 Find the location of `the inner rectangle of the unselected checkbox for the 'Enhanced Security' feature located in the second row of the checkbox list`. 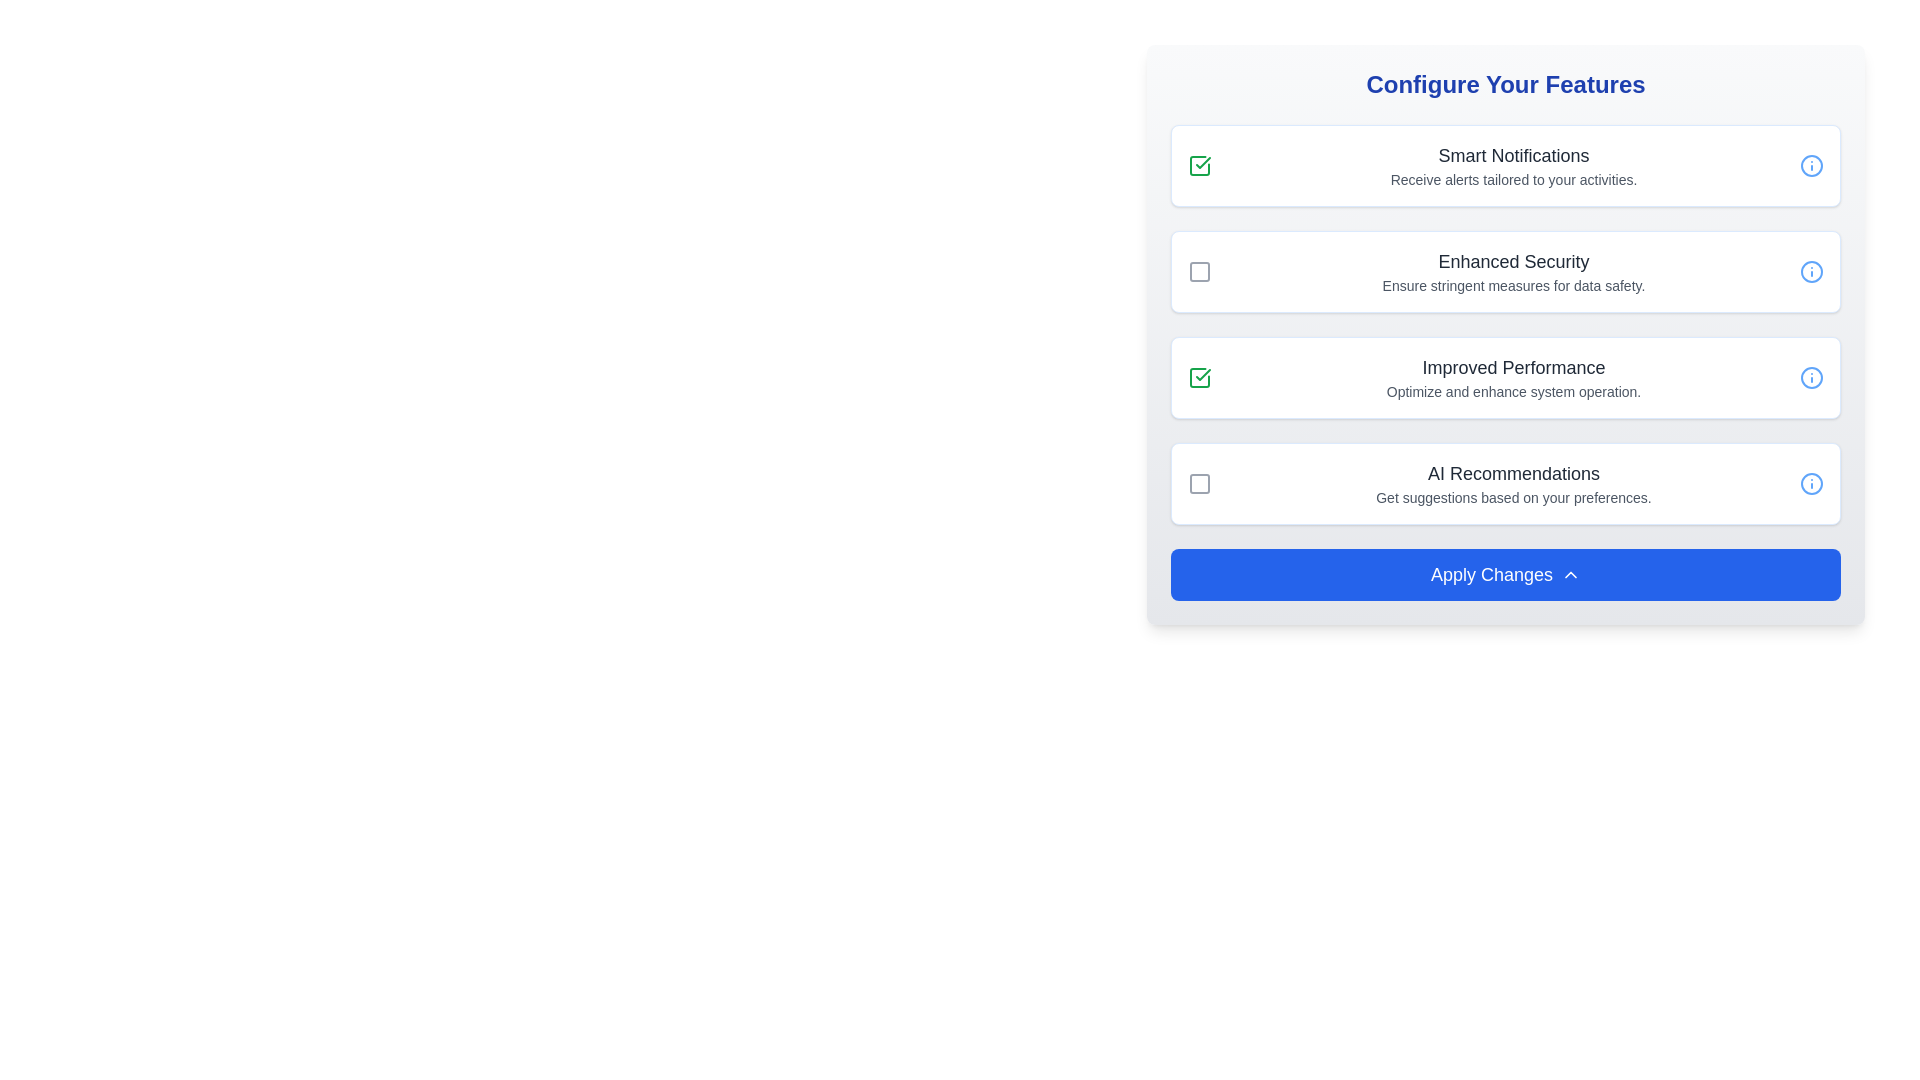

the inner rectangle of the unselected checkbox for the 'Enhanced Security' feature located in the second row of the checkbox list is located at coordinates (1200, 272).